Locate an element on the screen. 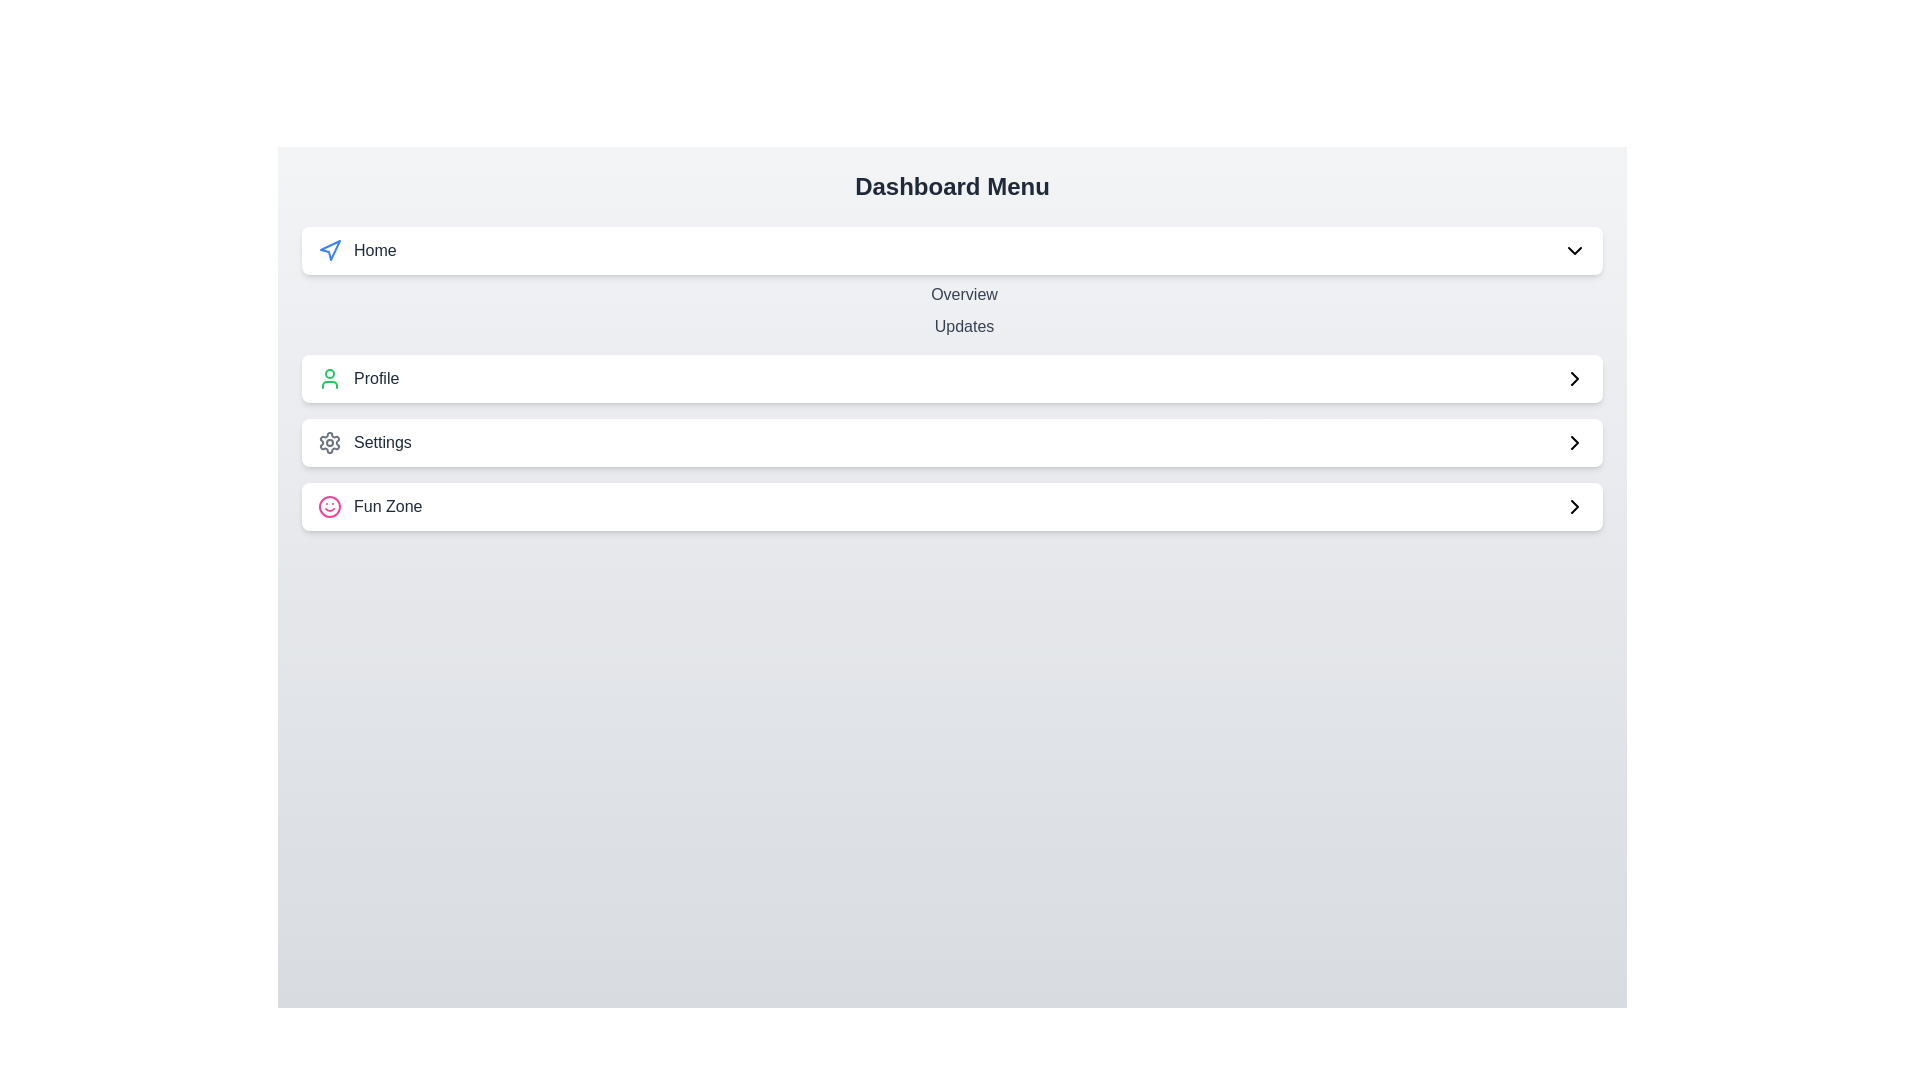  the chevron icon located to the right of the 'Settings' menu item, indicating a secondary action or submenu is located at coordinates (1573, 442).